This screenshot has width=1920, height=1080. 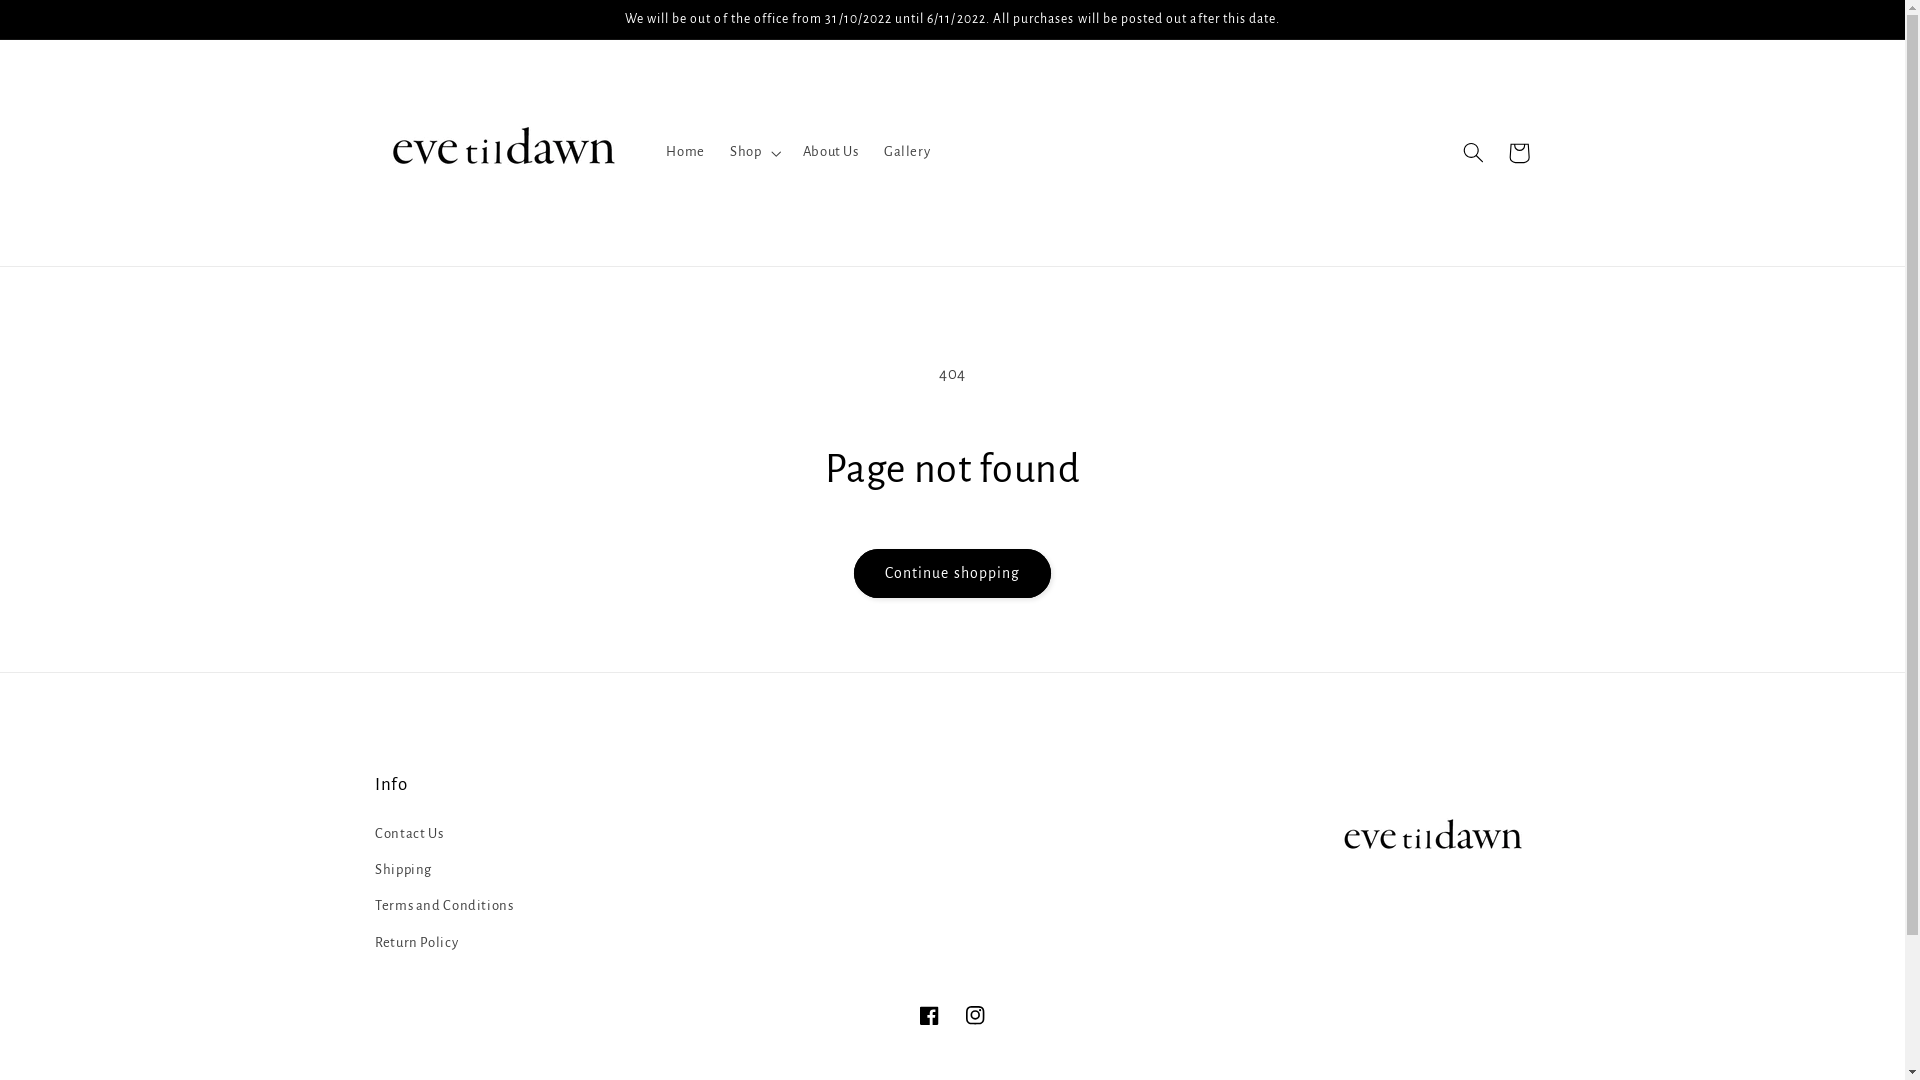 I want to click on 'Return Policy', so click(x=415, y=941).